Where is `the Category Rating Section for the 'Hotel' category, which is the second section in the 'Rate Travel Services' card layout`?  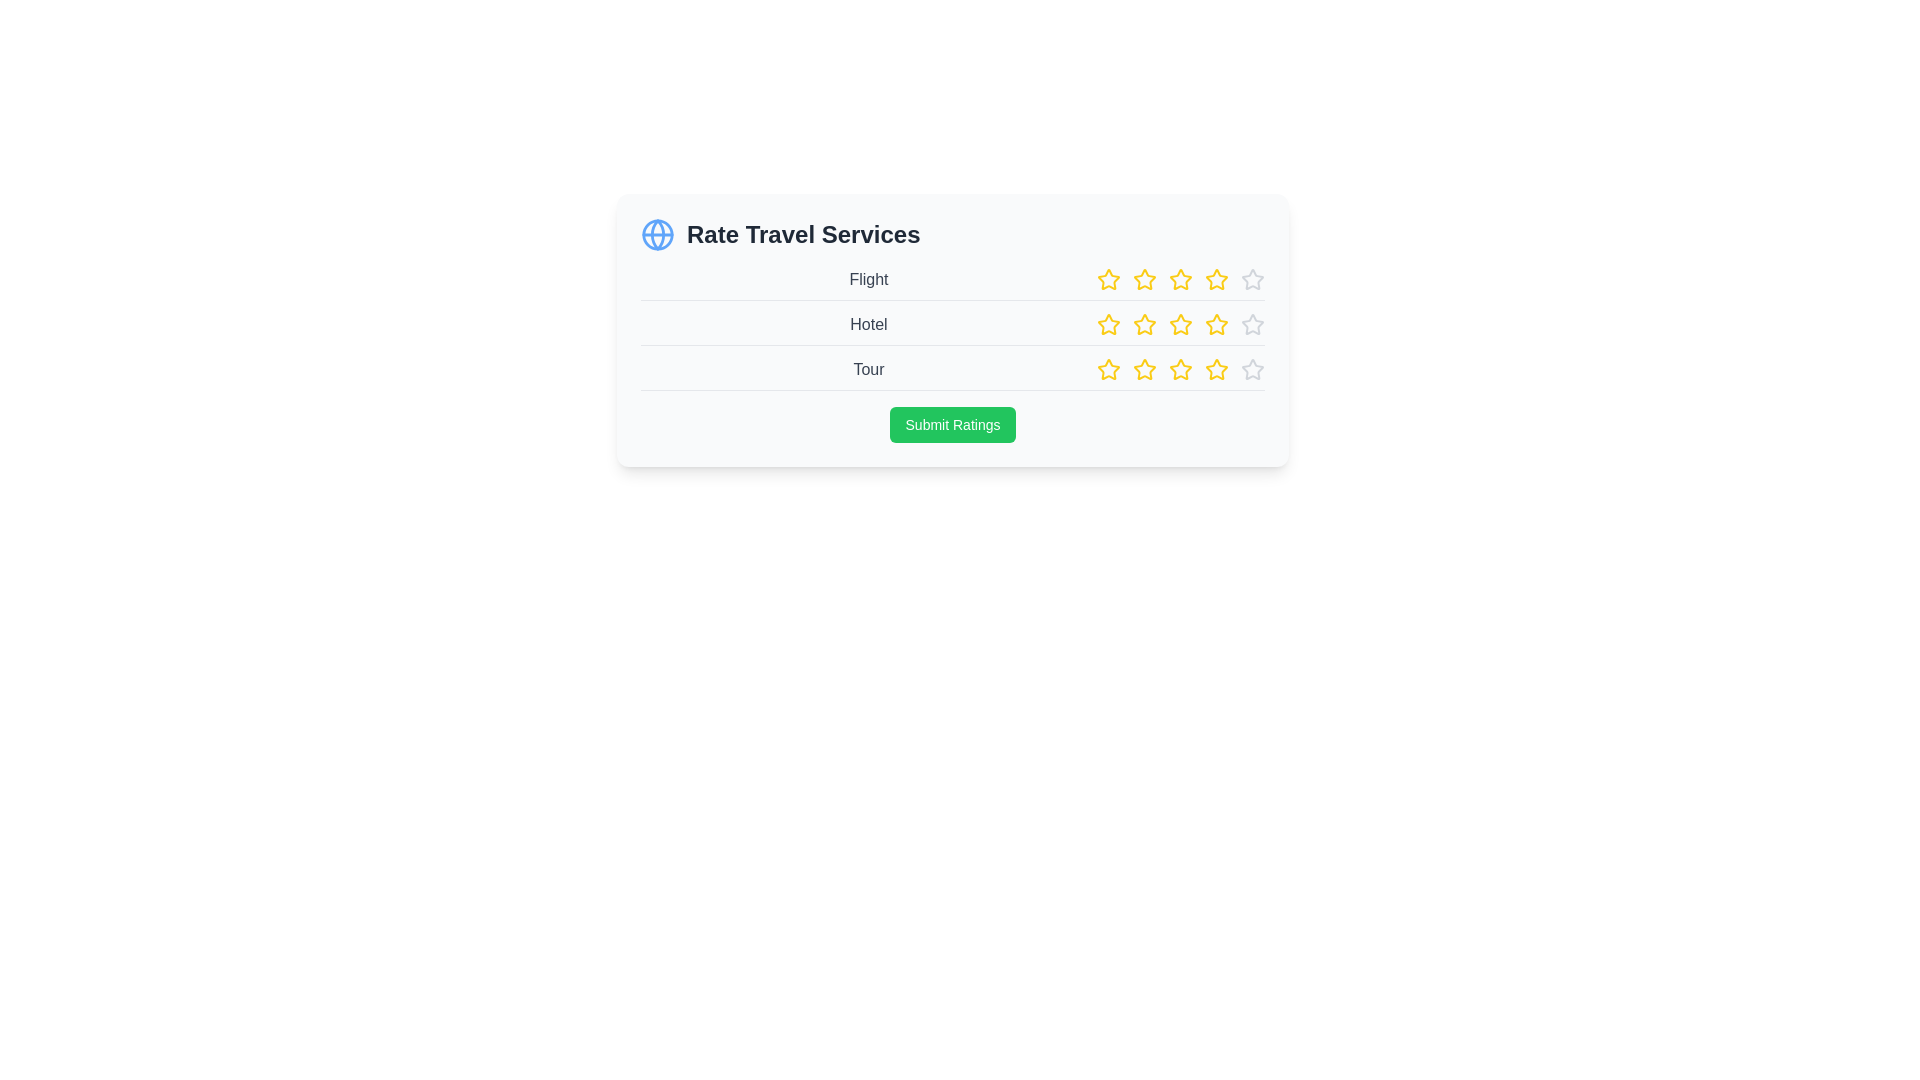 the Category Rating Section for the 'Hotel' category, which is the second section in the 'Rate Travel Services' card layout is located at coordinates (952, 328).